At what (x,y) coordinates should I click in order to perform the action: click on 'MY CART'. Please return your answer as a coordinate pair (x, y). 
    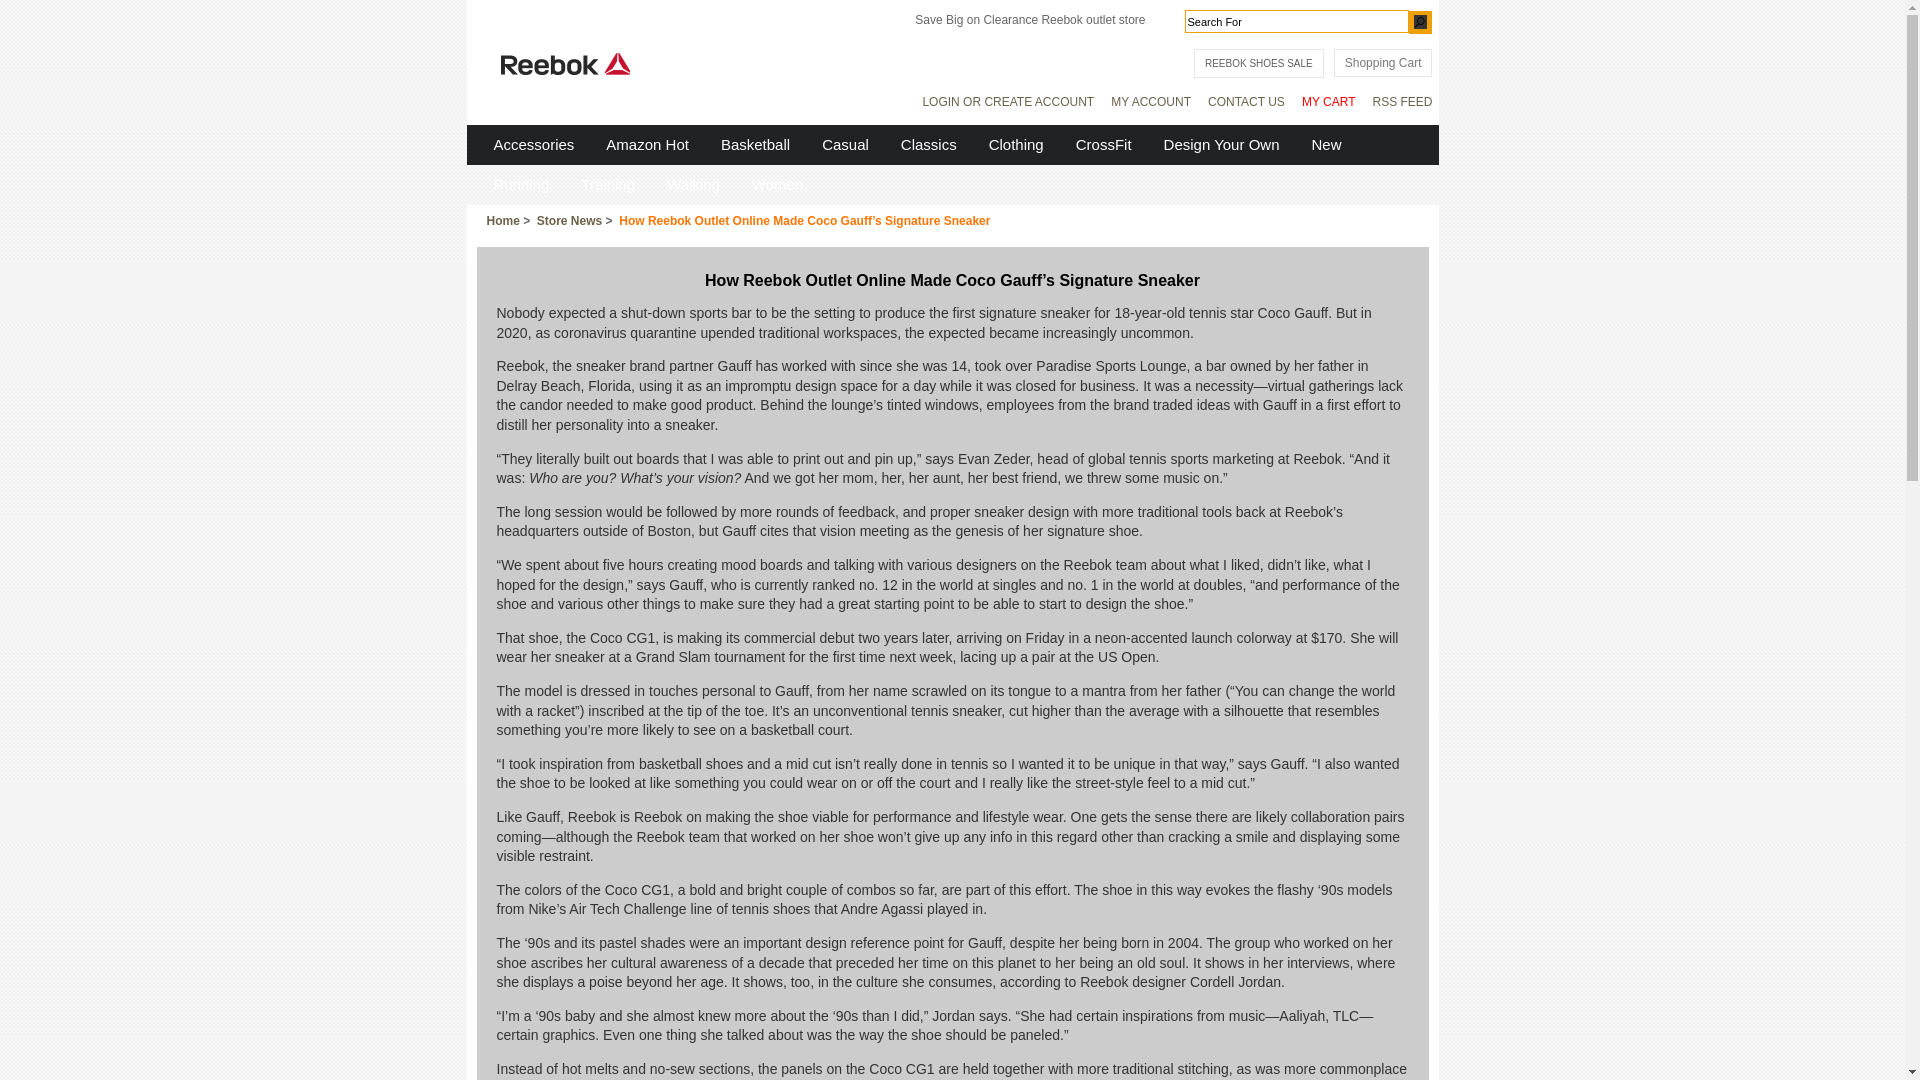
    Looking at the image, I should click on (1329, 100).